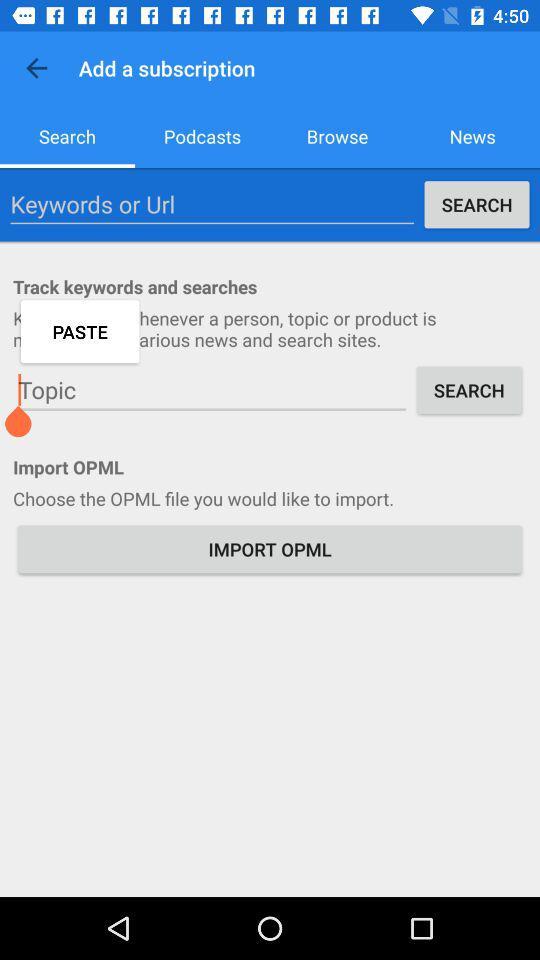  What do you see at coordinates (211, 389) in the screenshot?
I see `item to the left of the search item` at bounding box center [211, 389].